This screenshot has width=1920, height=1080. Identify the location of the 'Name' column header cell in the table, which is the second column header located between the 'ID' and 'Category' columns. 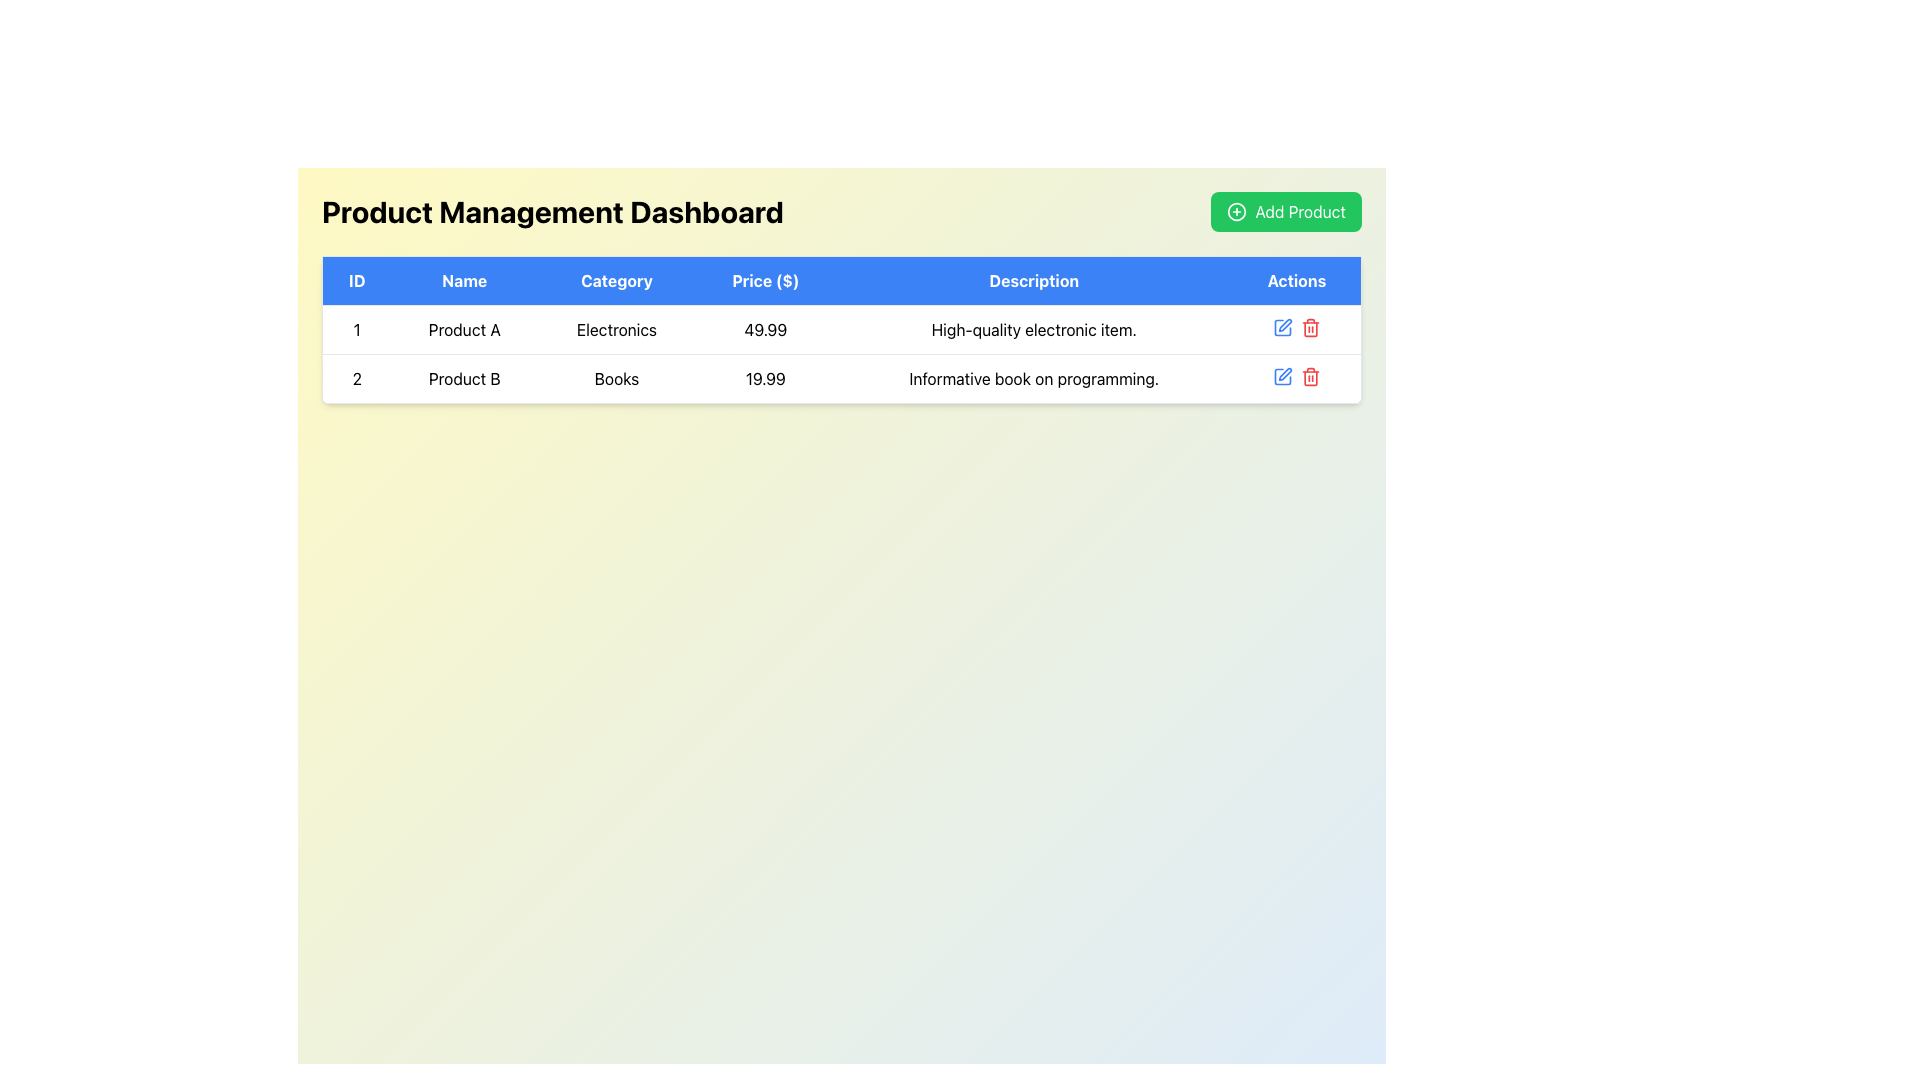
(463, 281).